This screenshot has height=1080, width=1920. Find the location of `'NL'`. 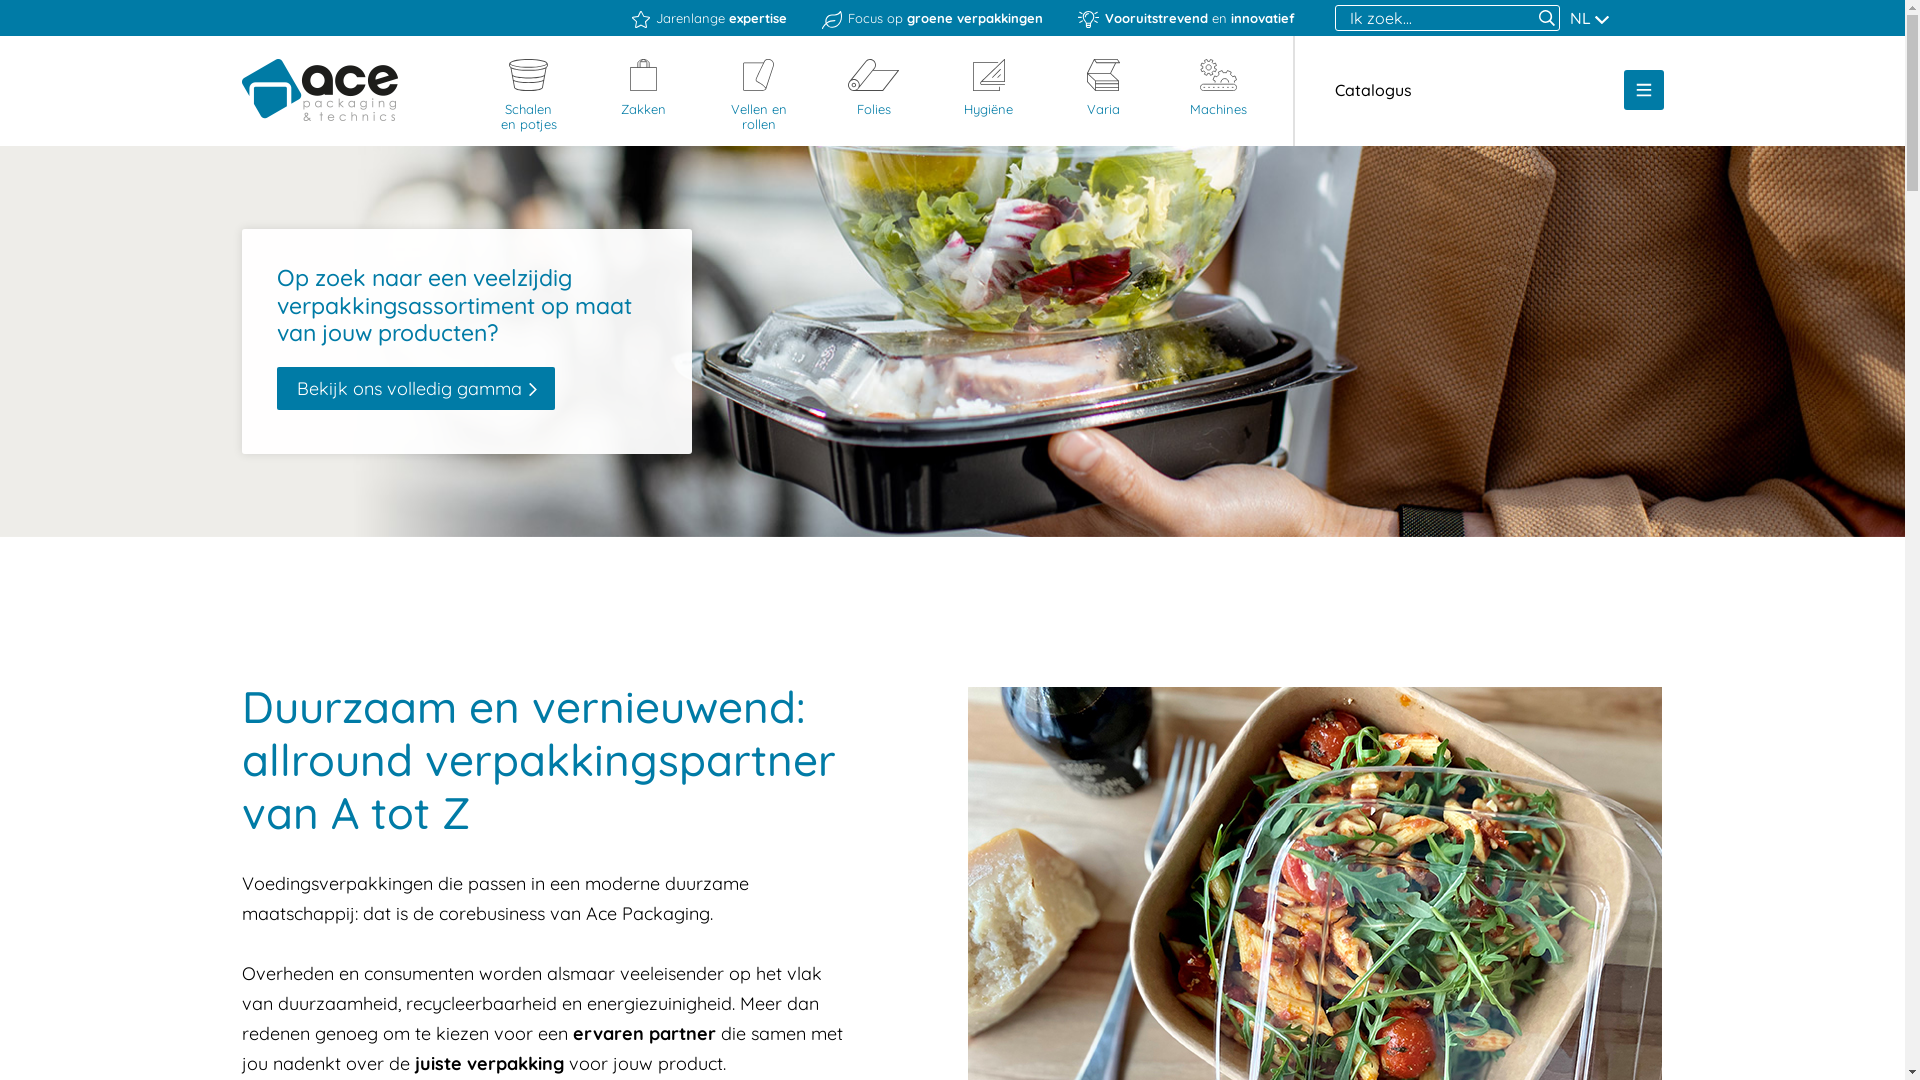

'NL' is located at coordinates (1588, 18).